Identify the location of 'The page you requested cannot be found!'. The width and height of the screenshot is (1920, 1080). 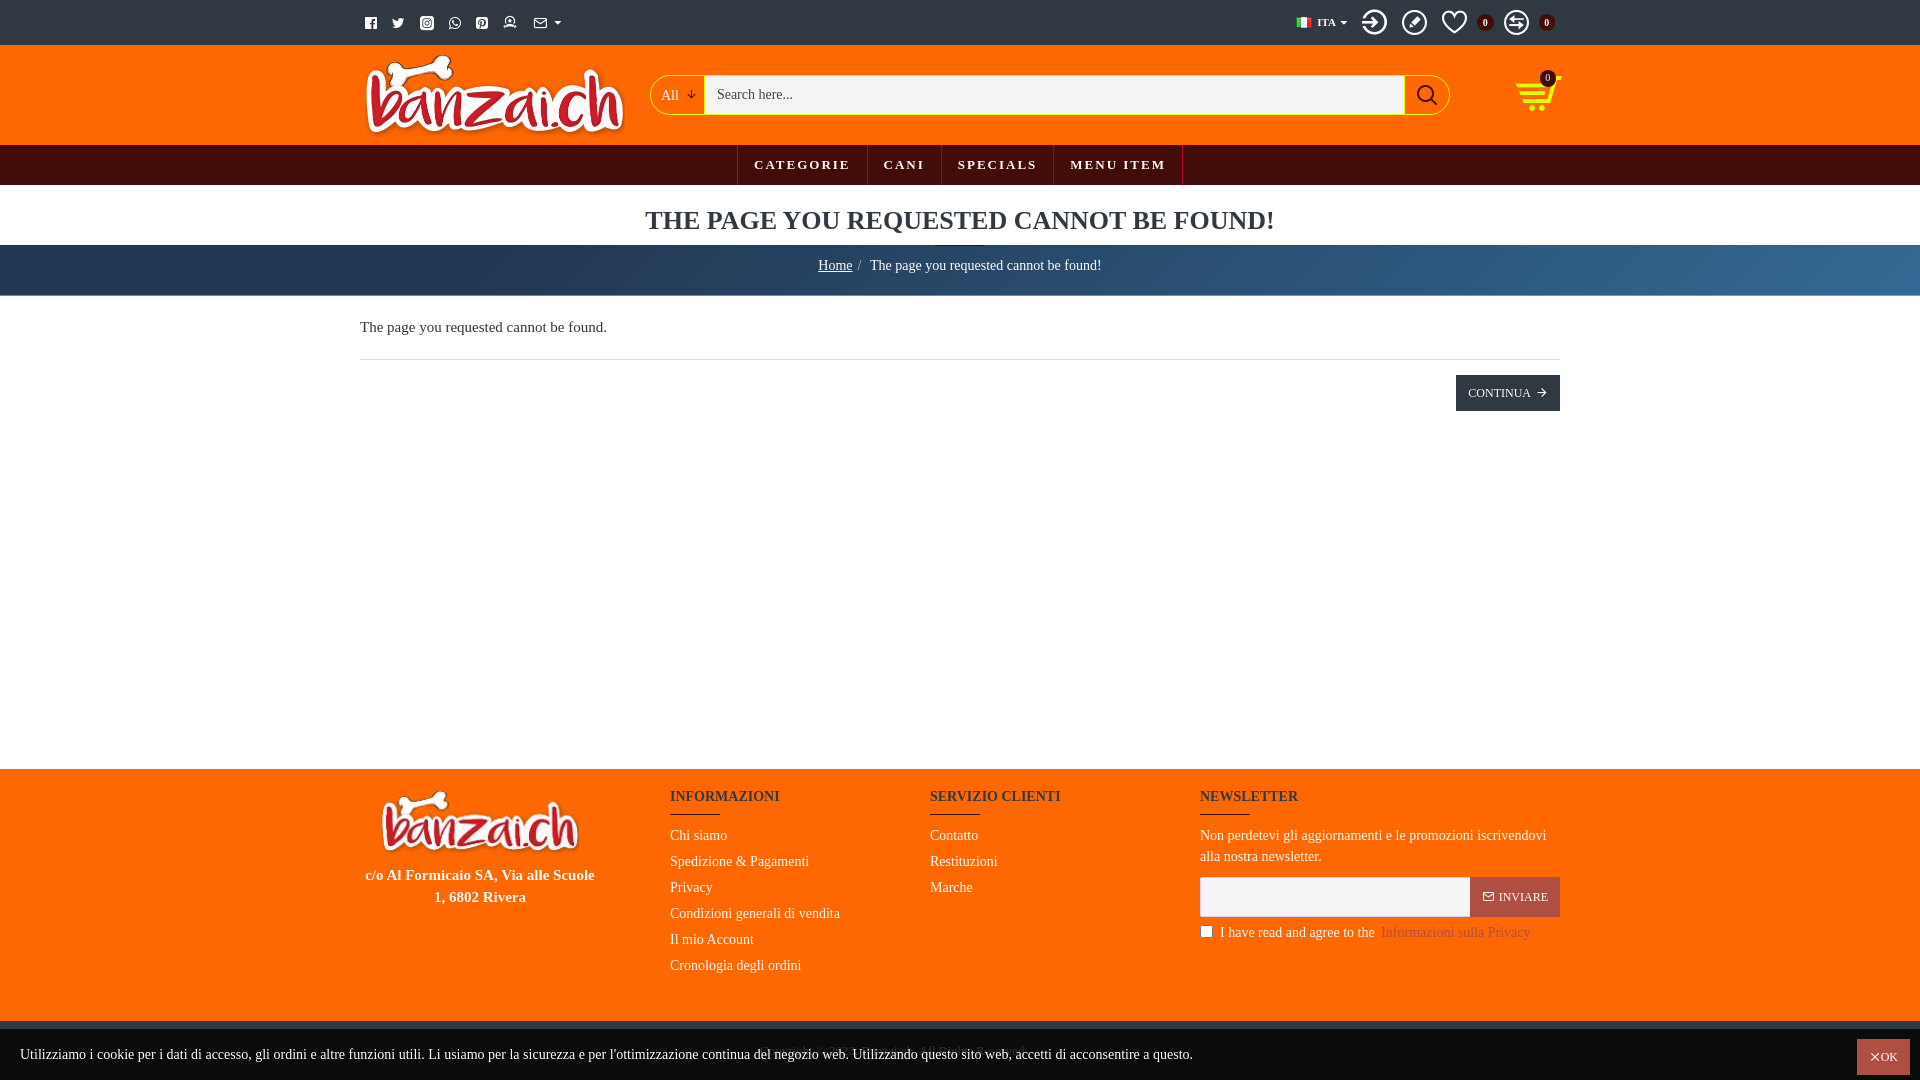
(985, 264).